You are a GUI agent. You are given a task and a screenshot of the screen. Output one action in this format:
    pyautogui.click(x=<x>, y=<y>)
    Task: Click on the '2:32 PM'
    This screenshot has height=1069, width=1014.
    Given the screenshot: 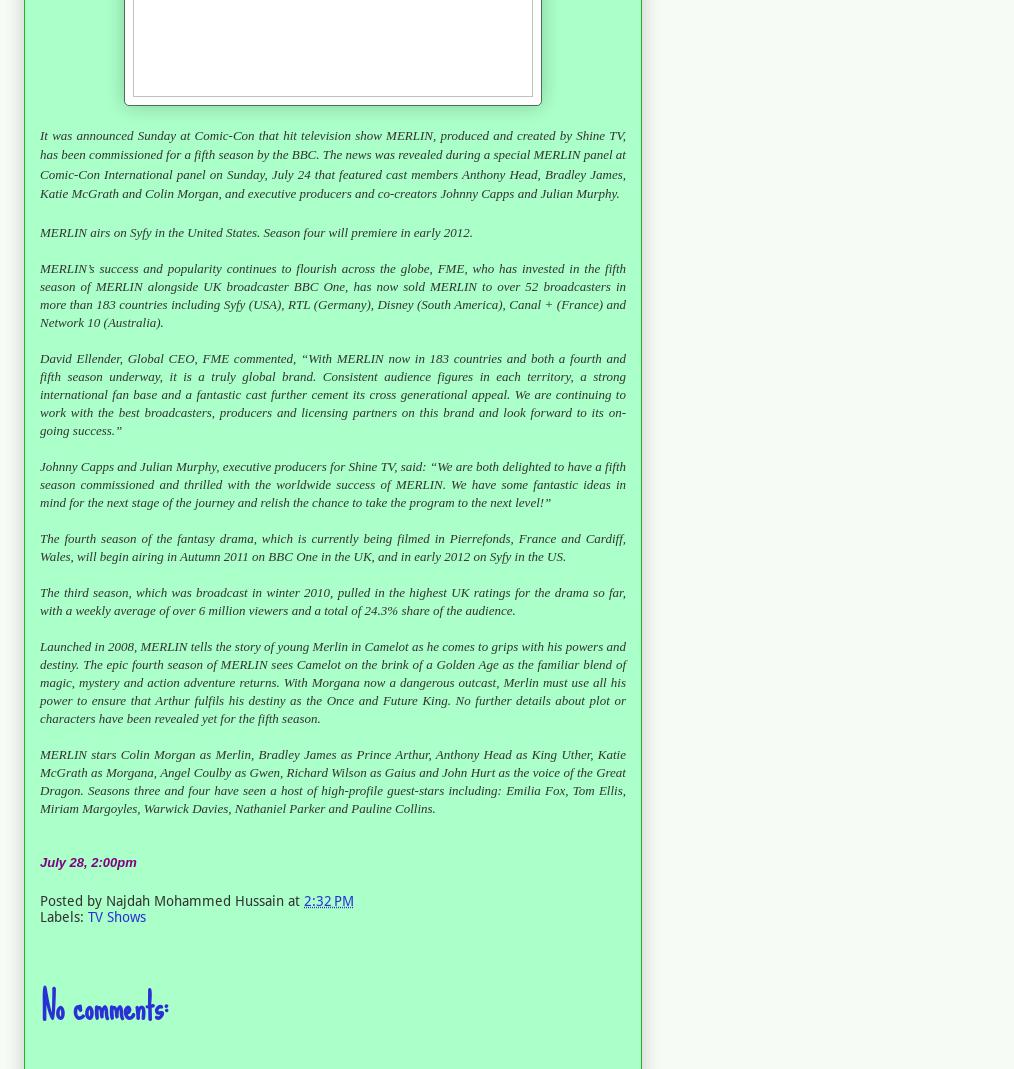 What is the action you would take?
    pyautogui.click(x=329, y=898)
    